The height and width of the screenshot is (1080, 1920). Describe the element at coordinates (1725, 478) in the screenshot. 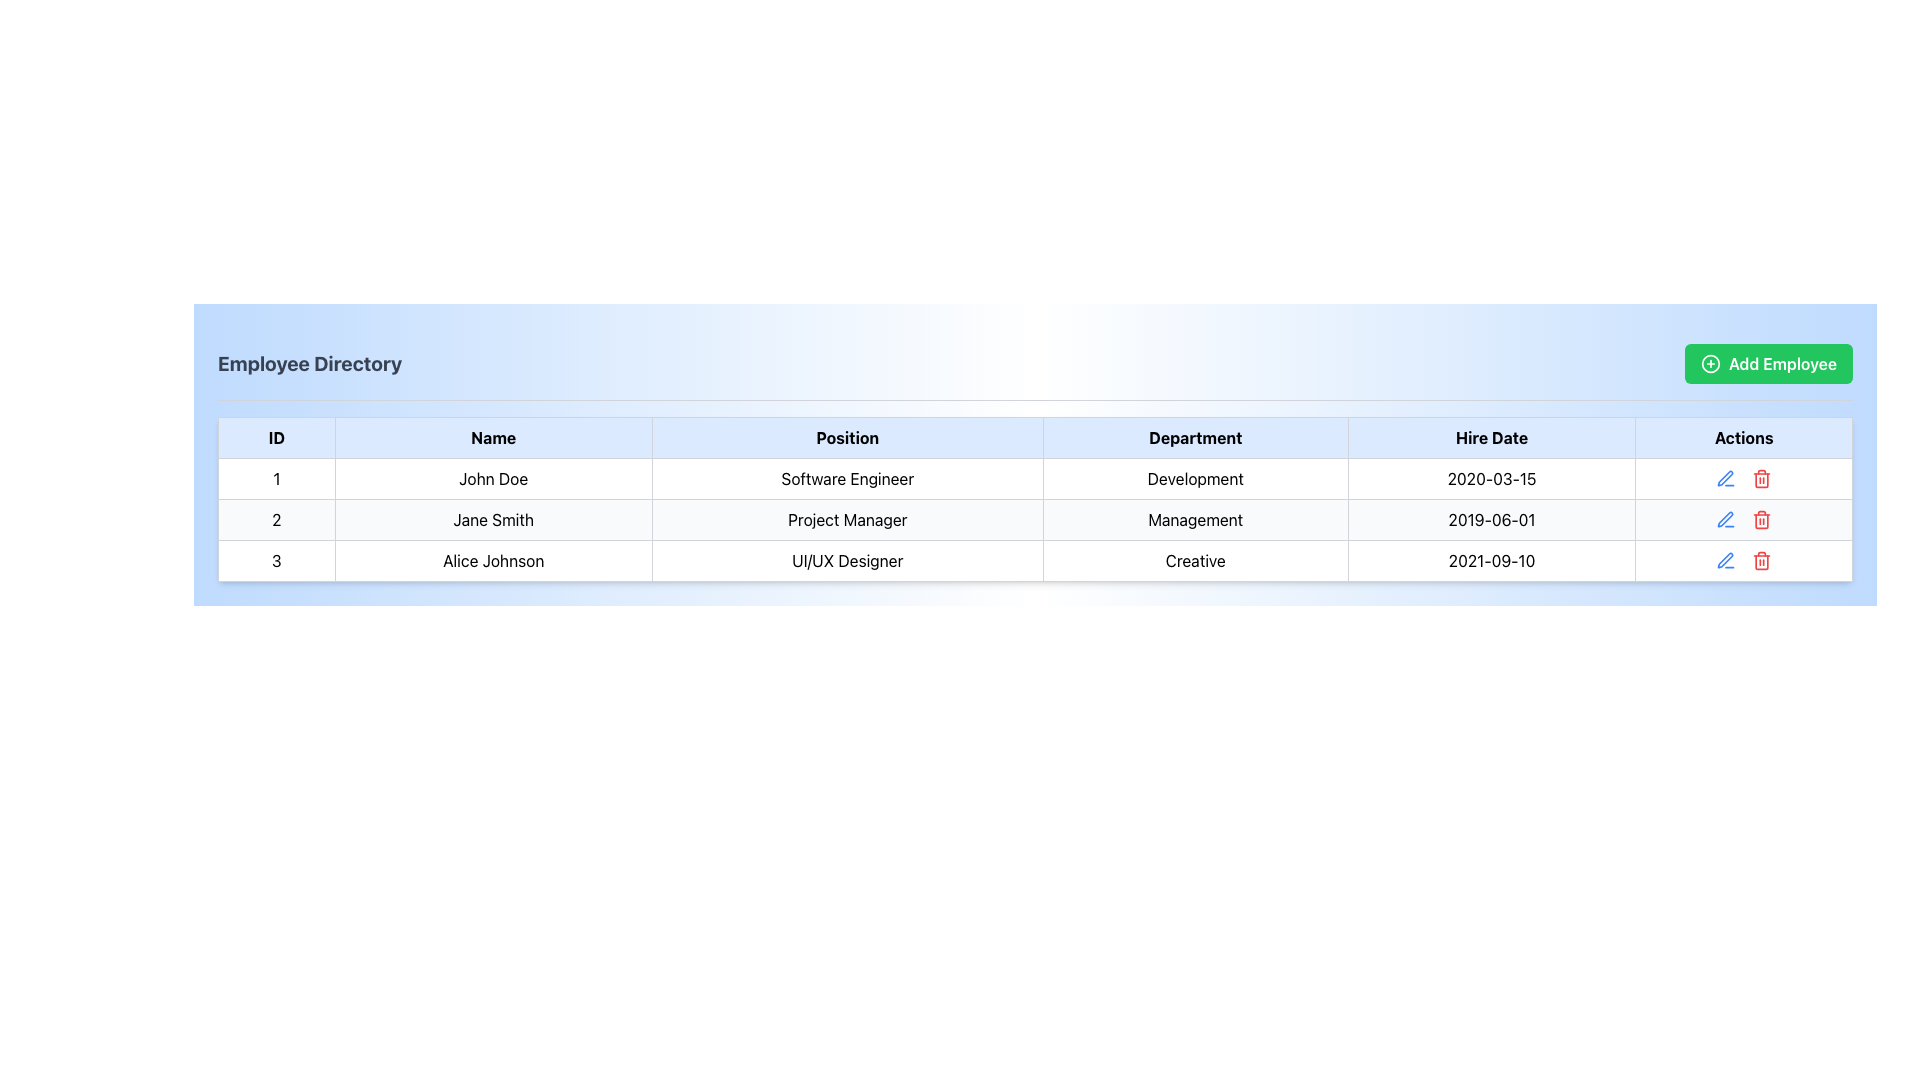

I see `the pen icon in the 'Actions' column of the second row to initiate an edit action` at that location.